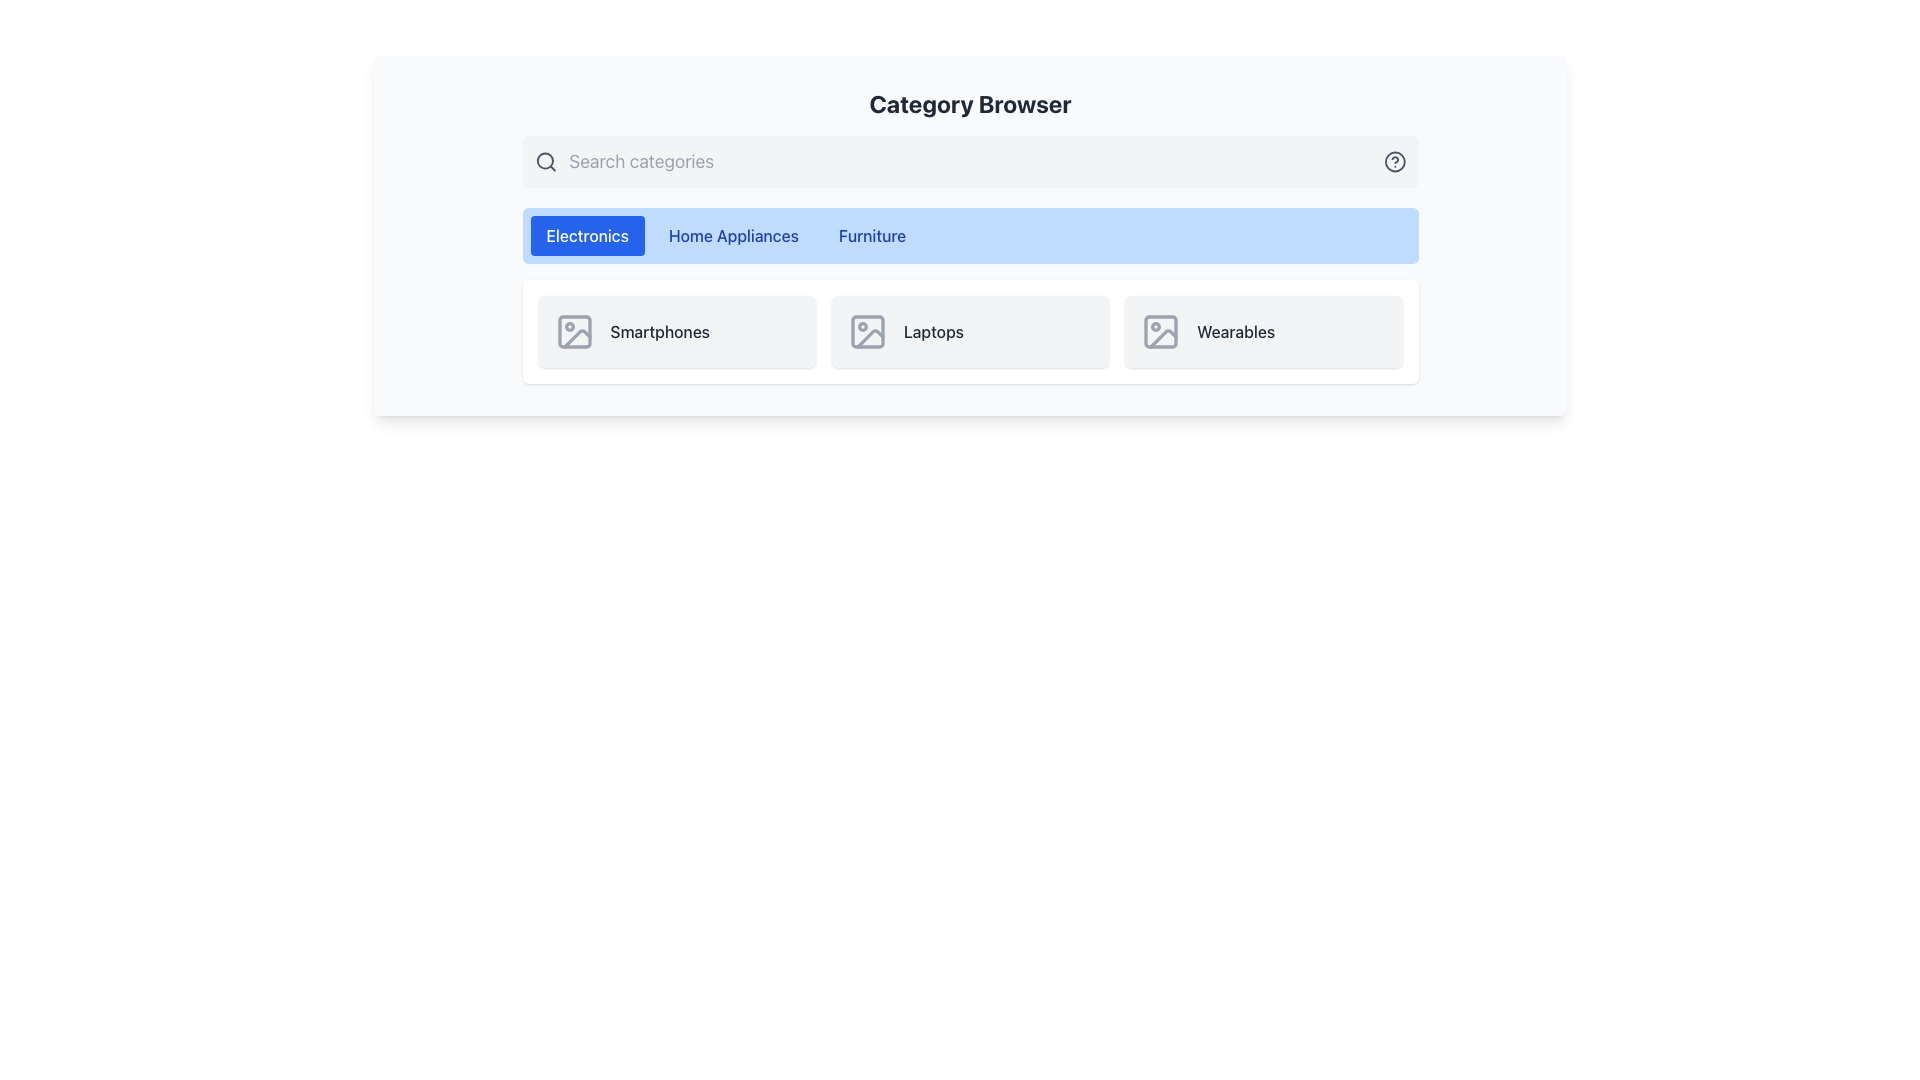 The image size is (1920, 1080). I want to click on the 'Home Appliances' tab in the tab list, so click(970, 234).